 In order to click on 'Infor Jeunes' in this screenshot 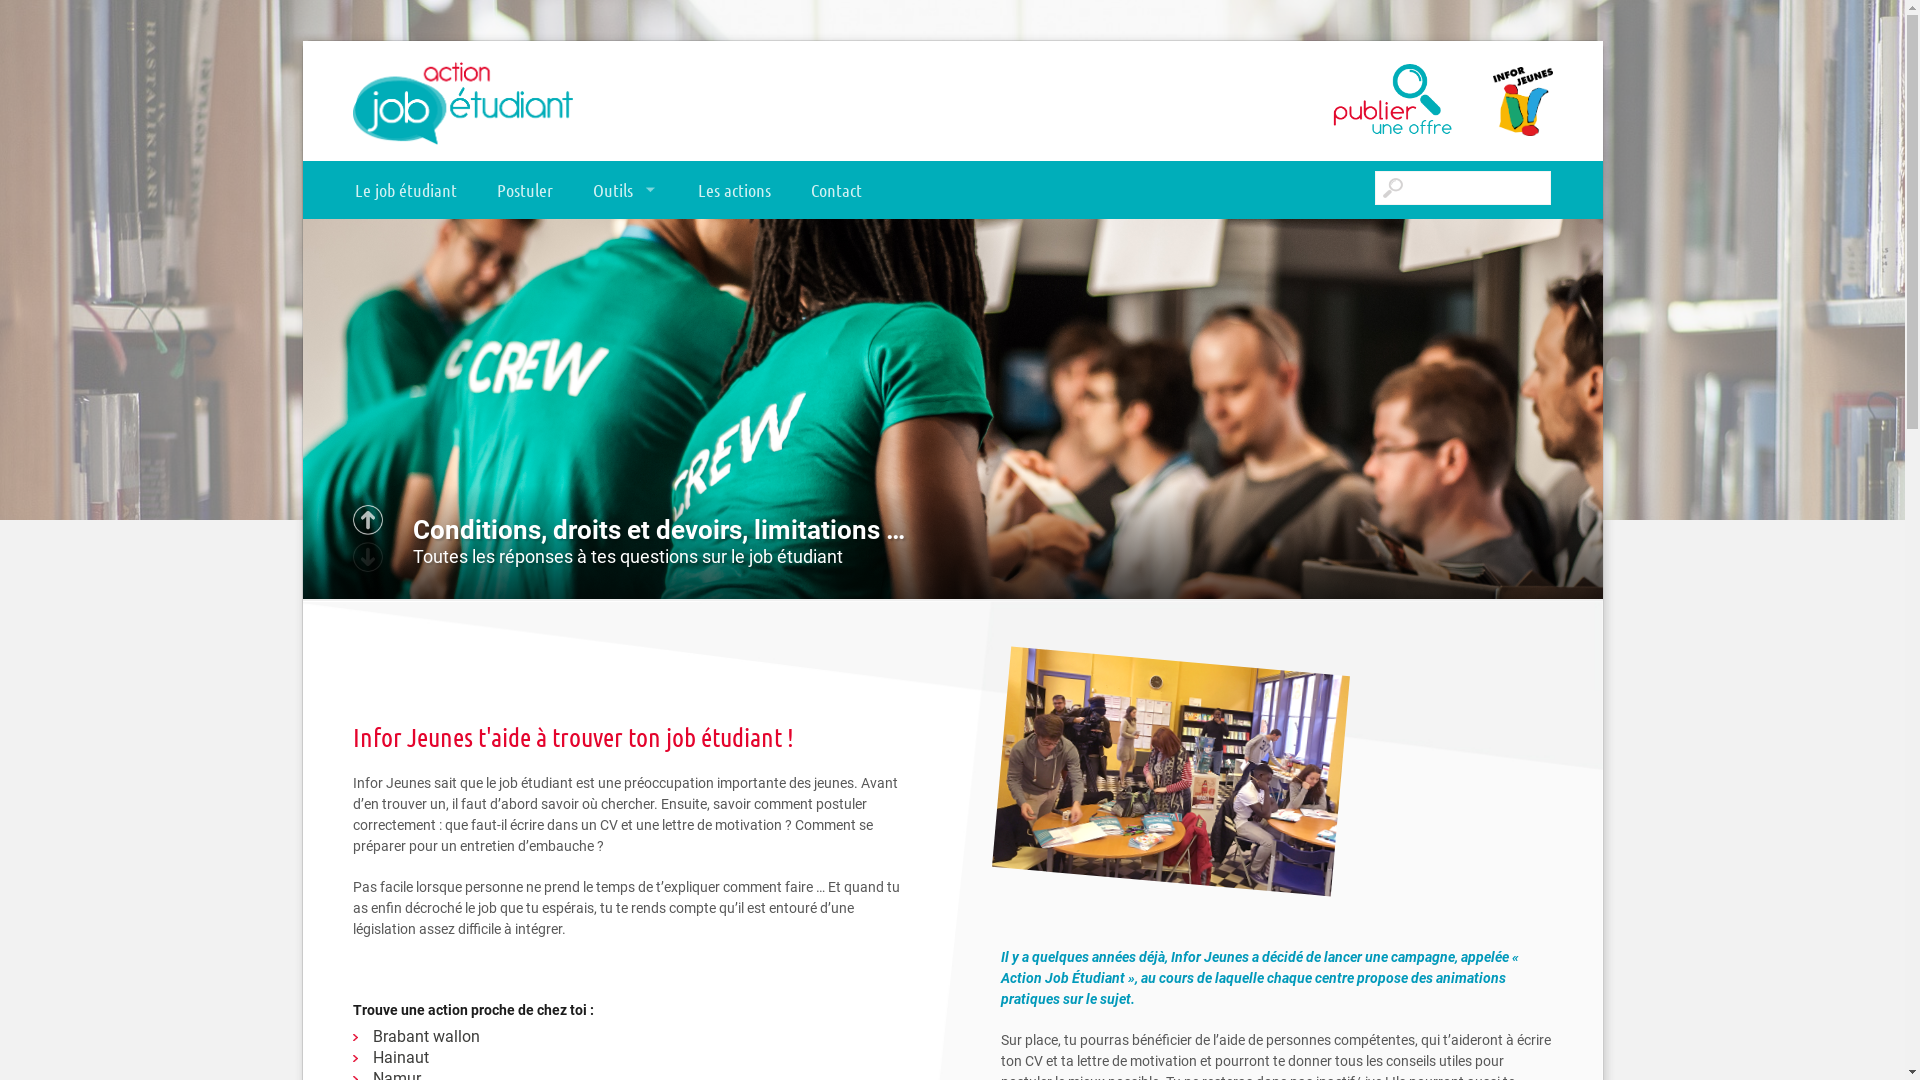, I will do `click(1502, 100)`.